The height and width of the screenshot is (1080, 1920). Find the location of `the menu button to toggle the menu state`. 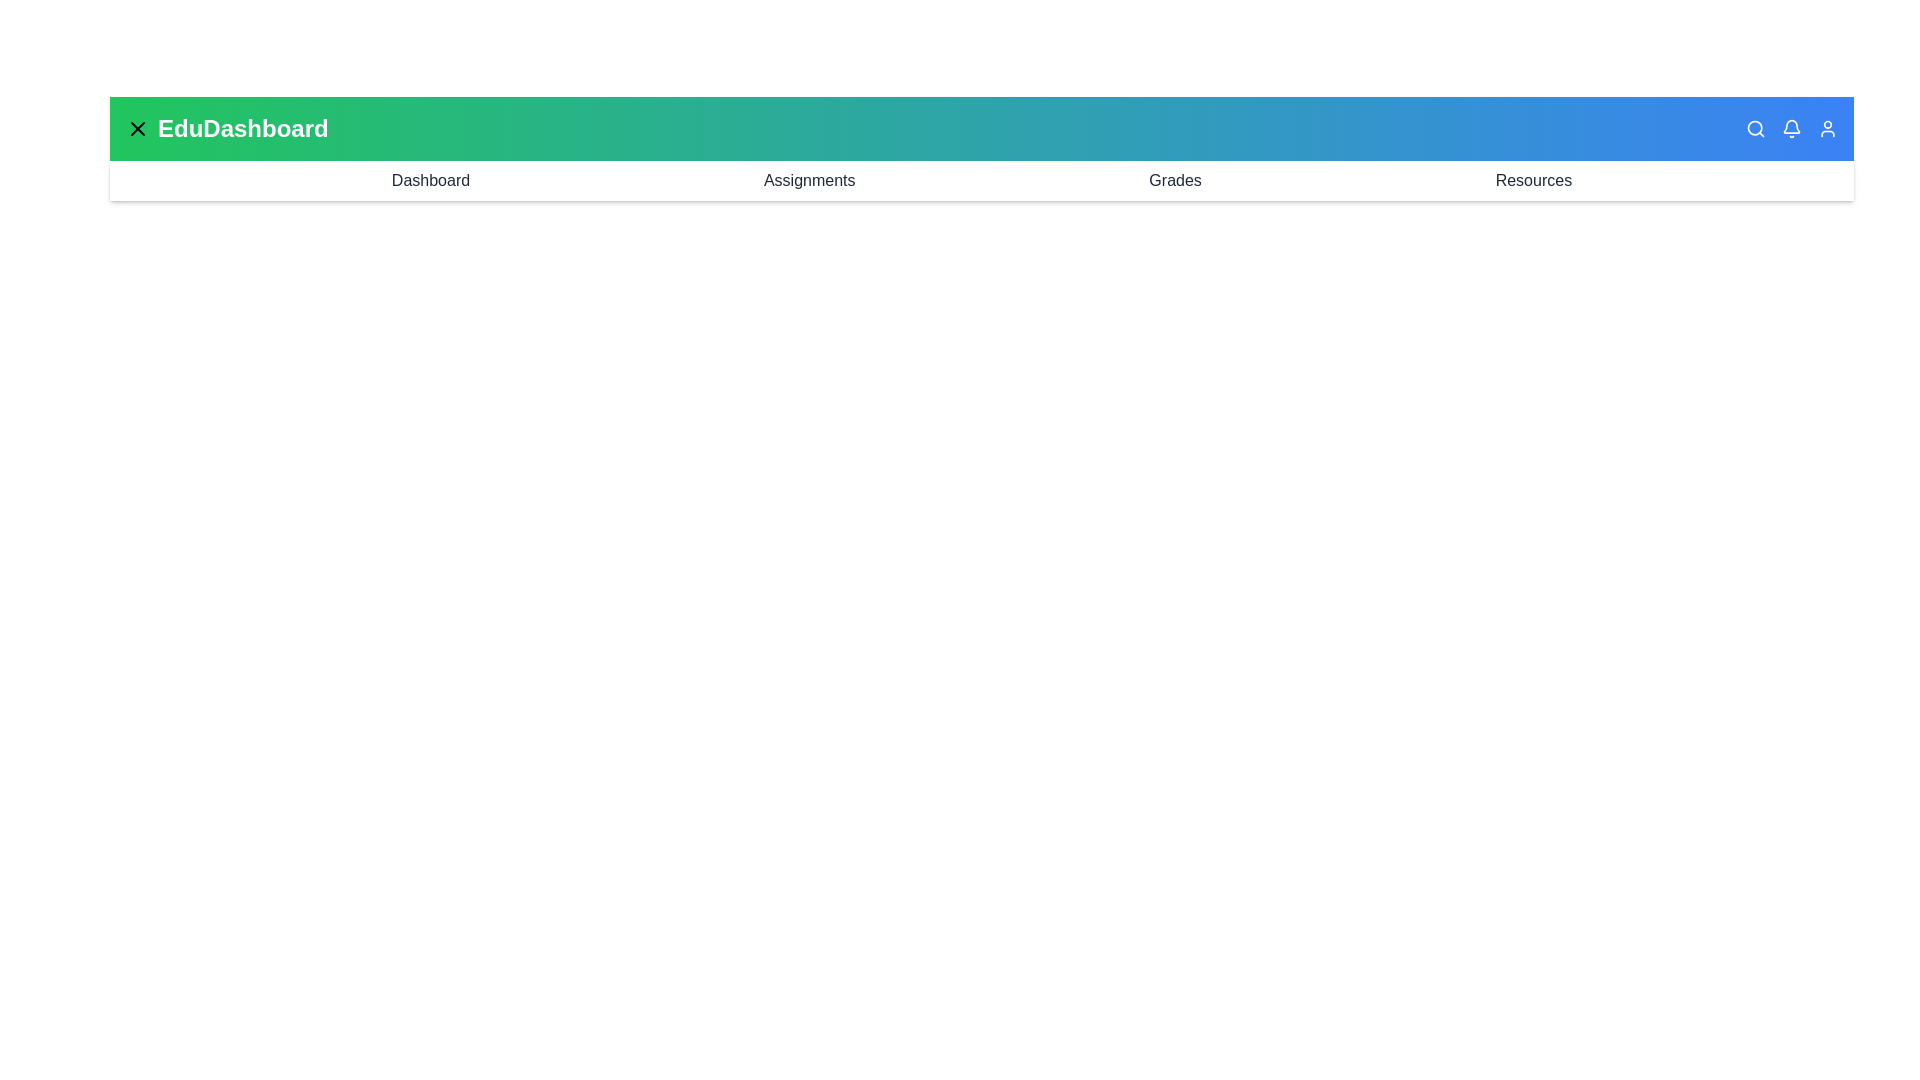

the menu button to toggle the menu state is located at coordinates (137, 128).